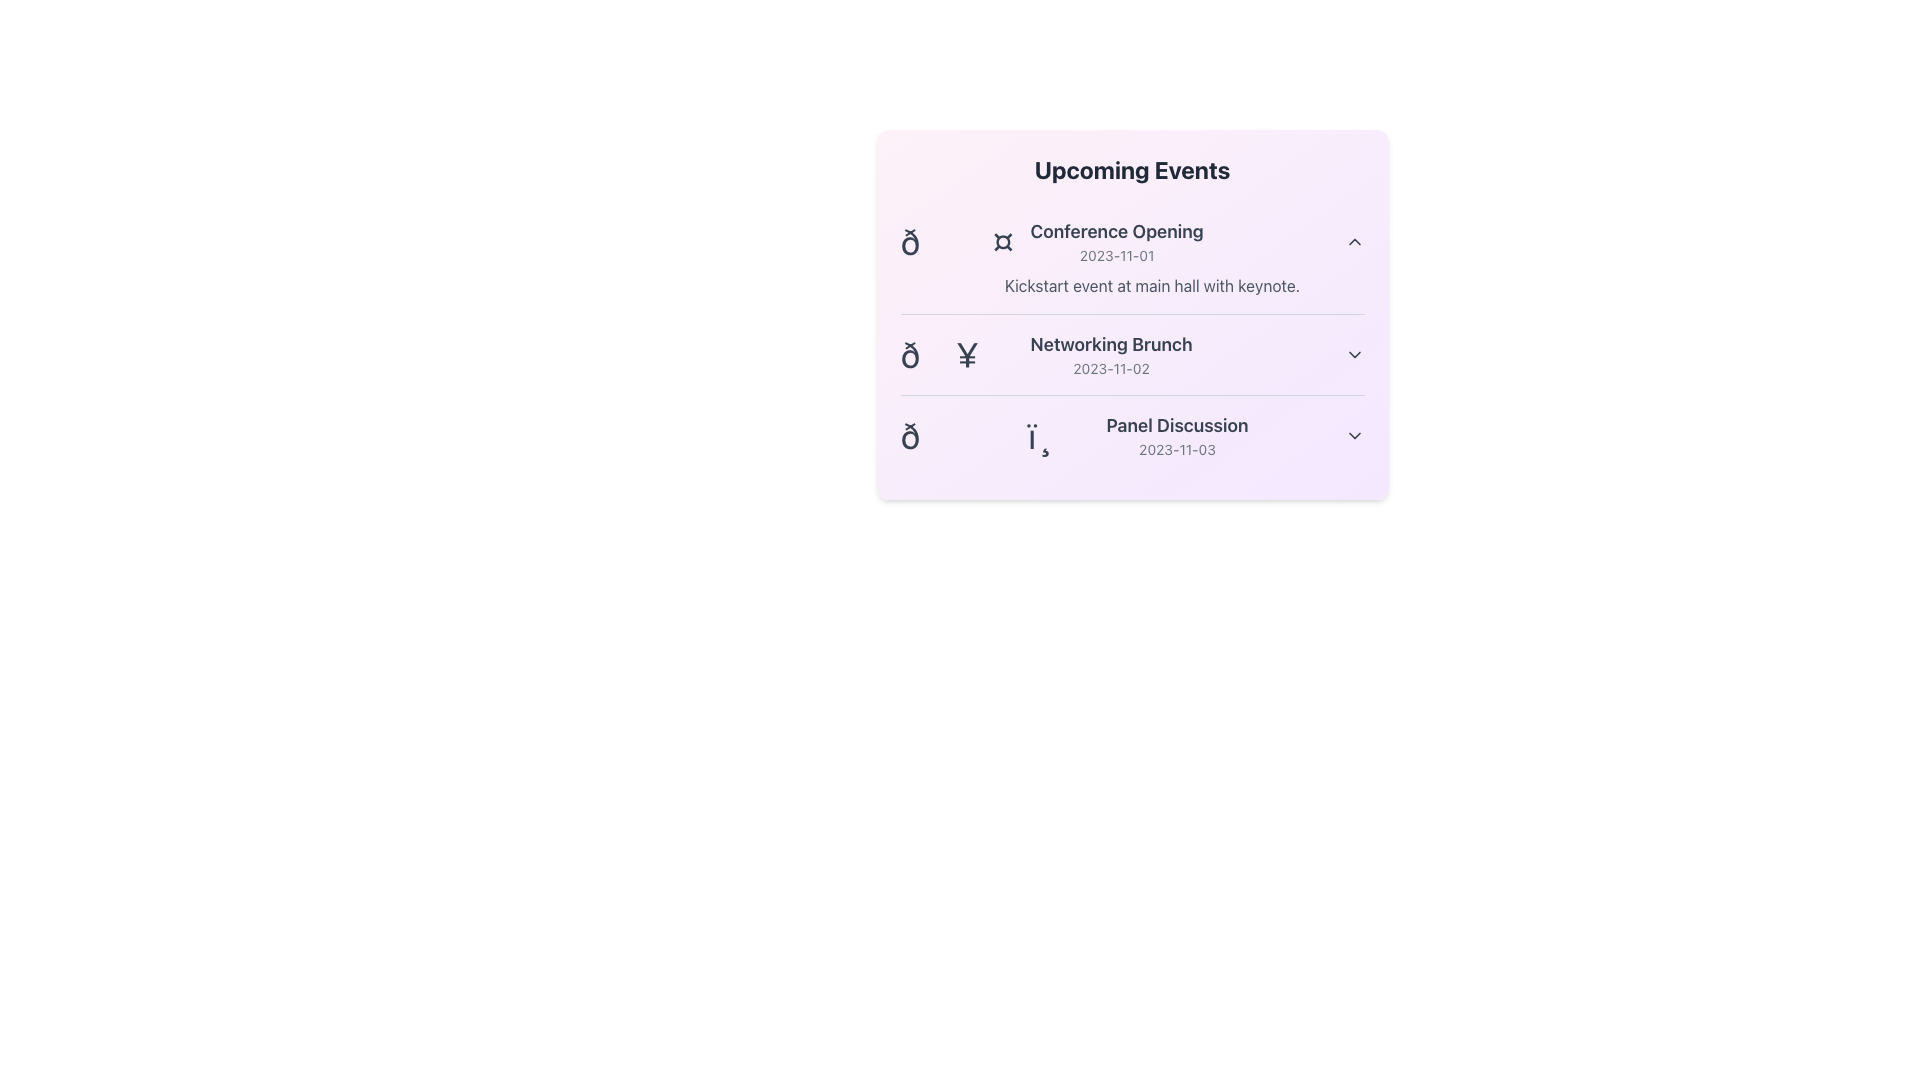 The height and width of the screenshot is (1080, 1920). Describe the element at coordinates (1116, 230) in the screenshot. I see `the static text label displaying the title 'Conference Opening' in the 'Upcoming Events' section` at that location.